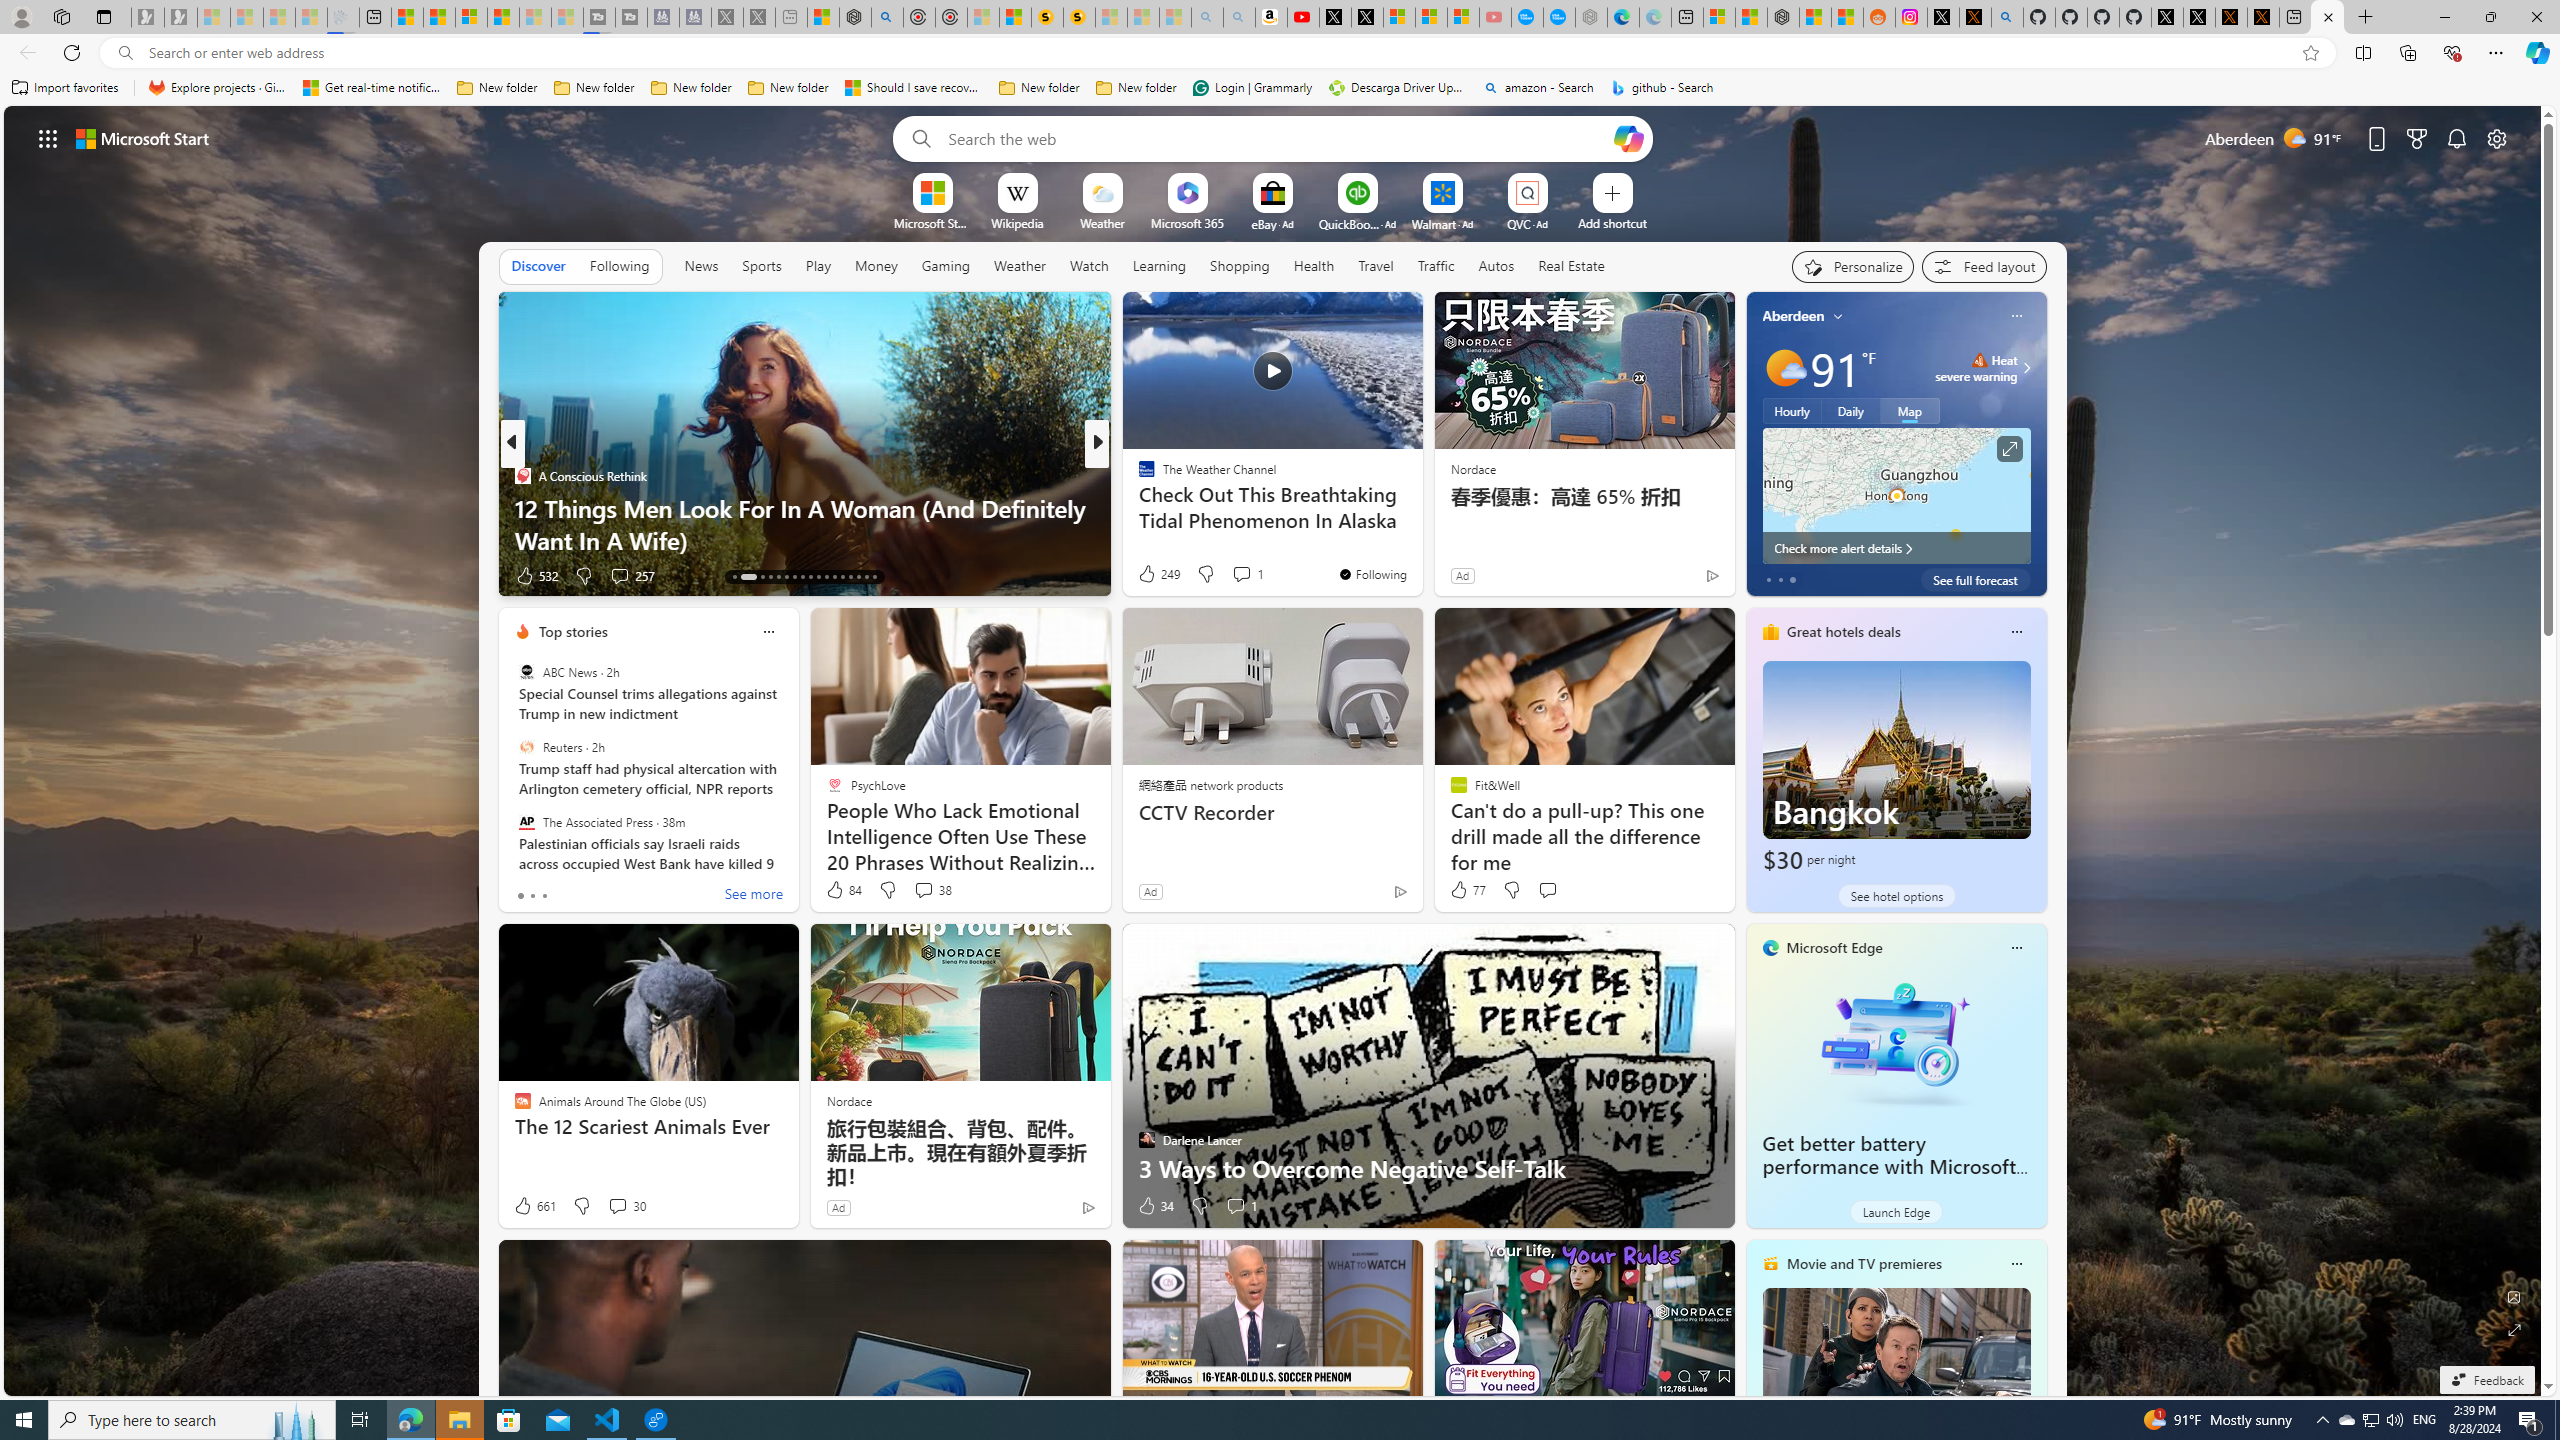 This screenshot has height=1440, width=2560. What do you see at coordinates (1312, 264) in the screenshot?
I see `'Health'` at bounding box center [1312, 264].